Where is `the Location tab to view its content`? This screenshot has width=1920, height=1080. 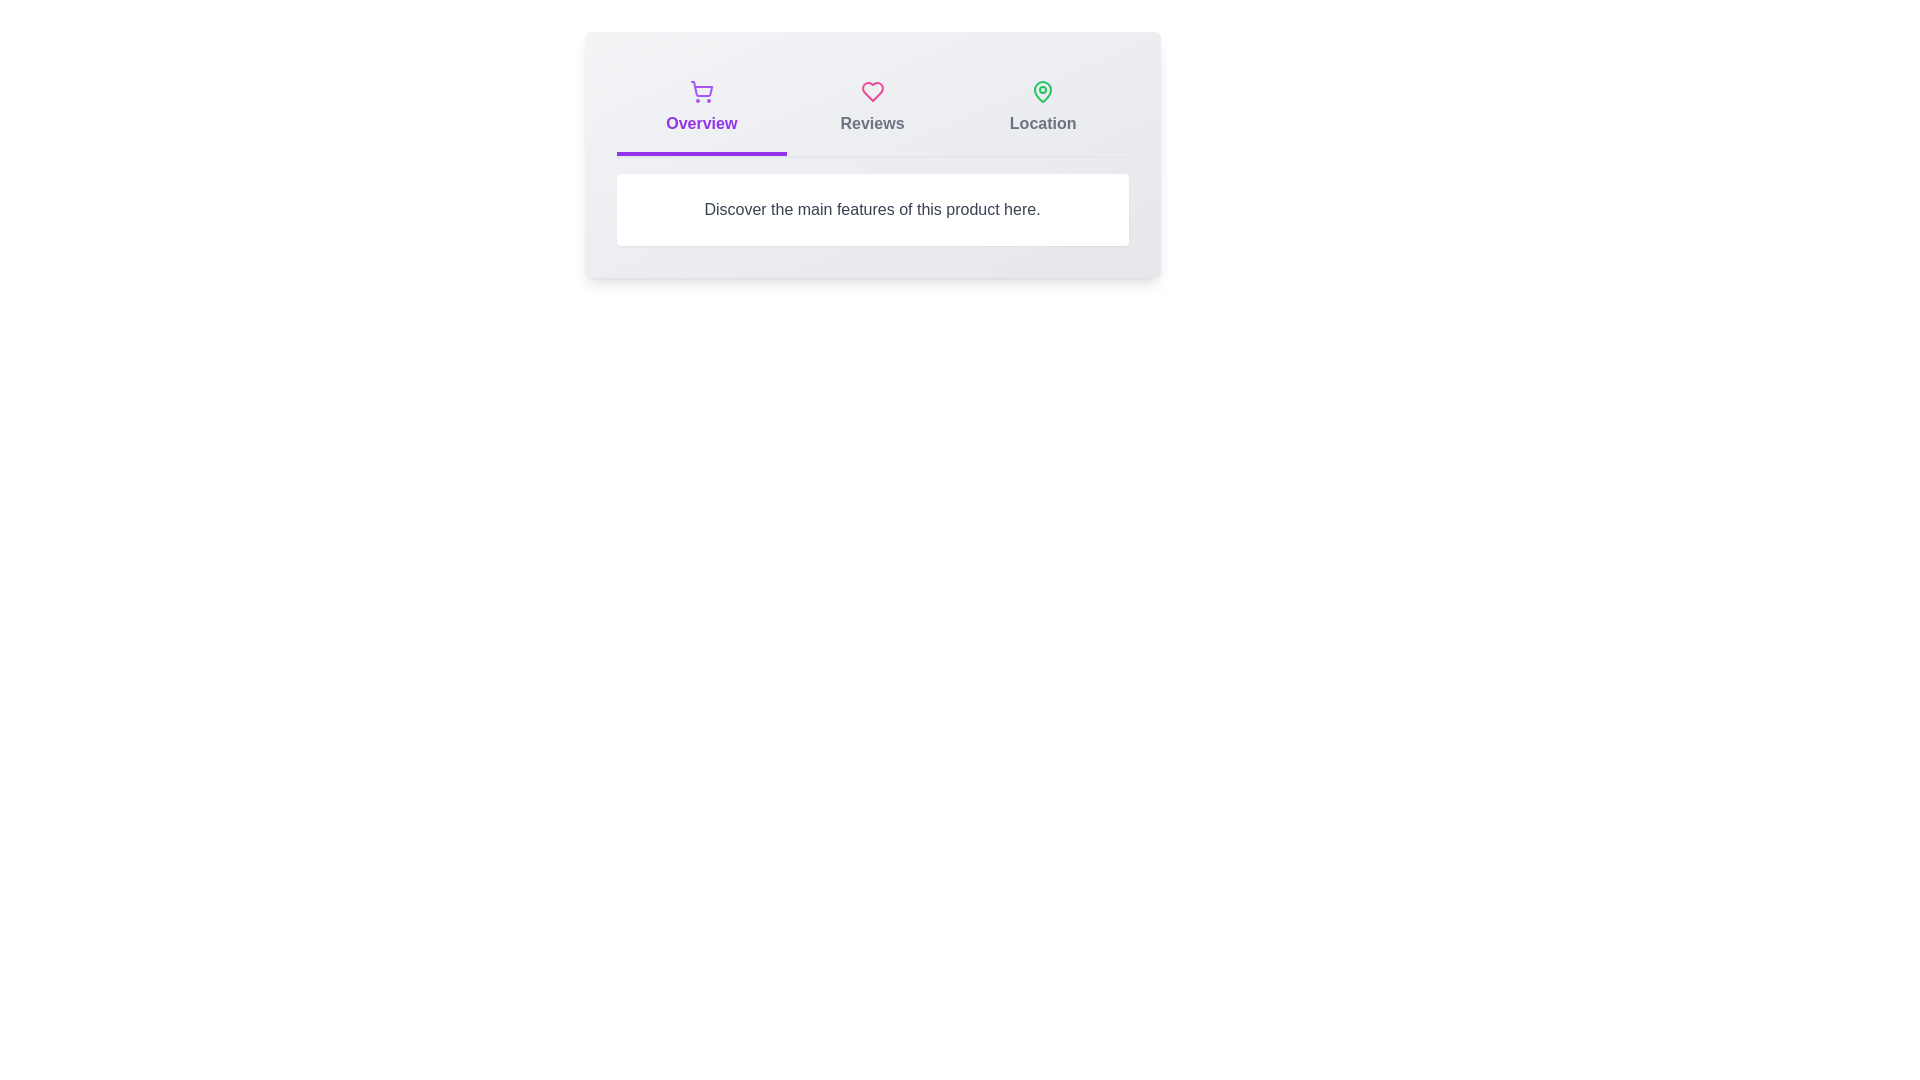 the Location tab to view its content is located at coordinates (1041, 110).